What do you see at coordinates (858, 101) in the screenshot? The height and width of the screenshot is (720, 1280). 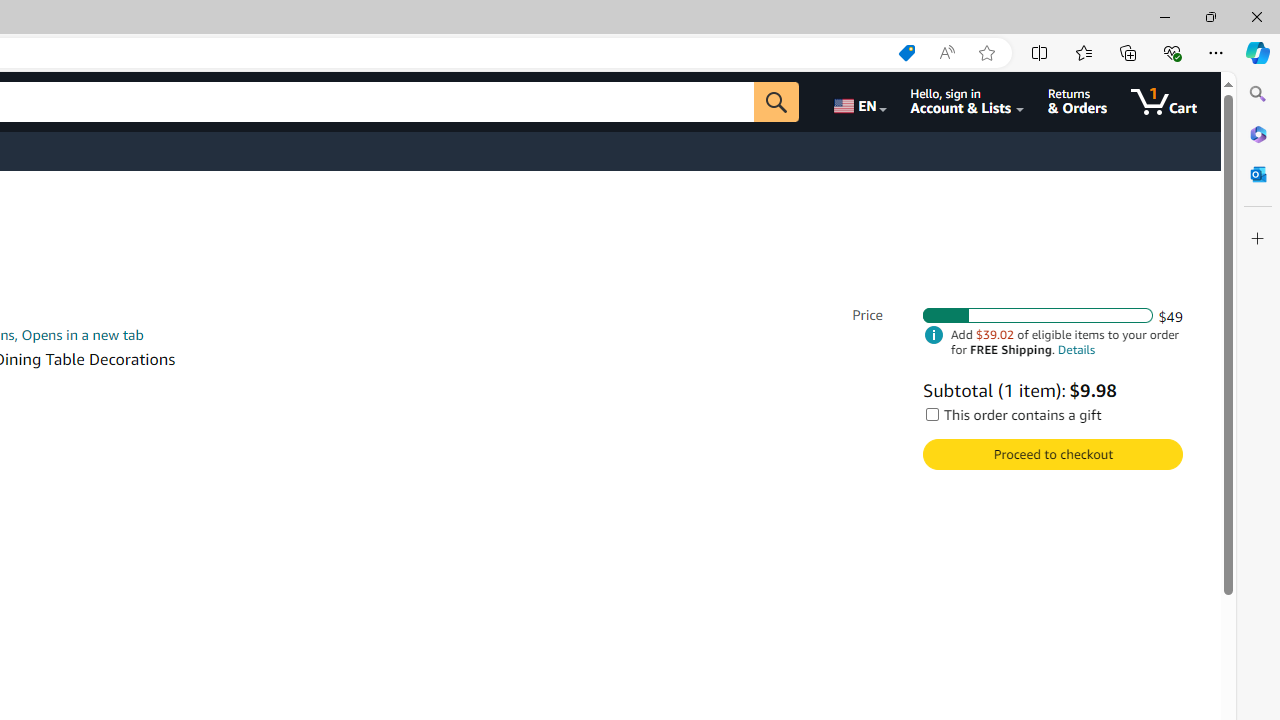 I see `'Choose a language for shopping.'` at bounding box center [858, 101].